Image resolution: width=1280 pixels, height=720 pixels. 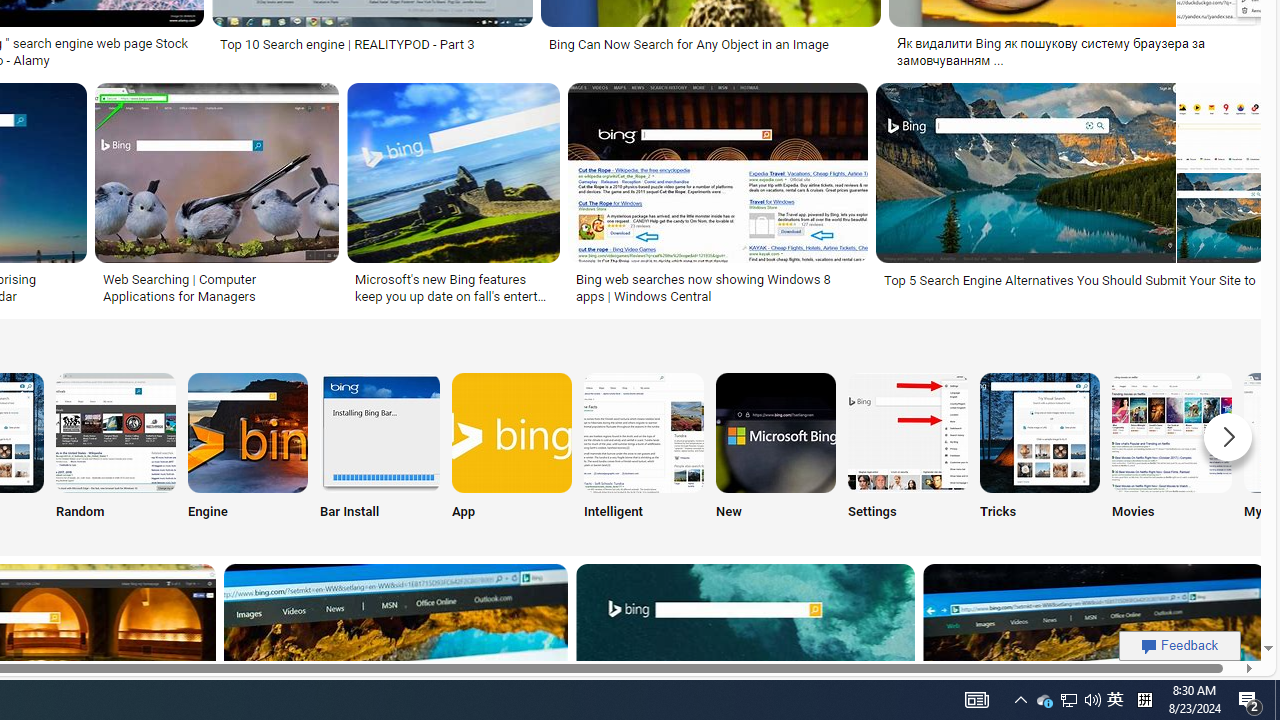 I want to click on 'New Bing Image Search New', so click(x=774, y=450).